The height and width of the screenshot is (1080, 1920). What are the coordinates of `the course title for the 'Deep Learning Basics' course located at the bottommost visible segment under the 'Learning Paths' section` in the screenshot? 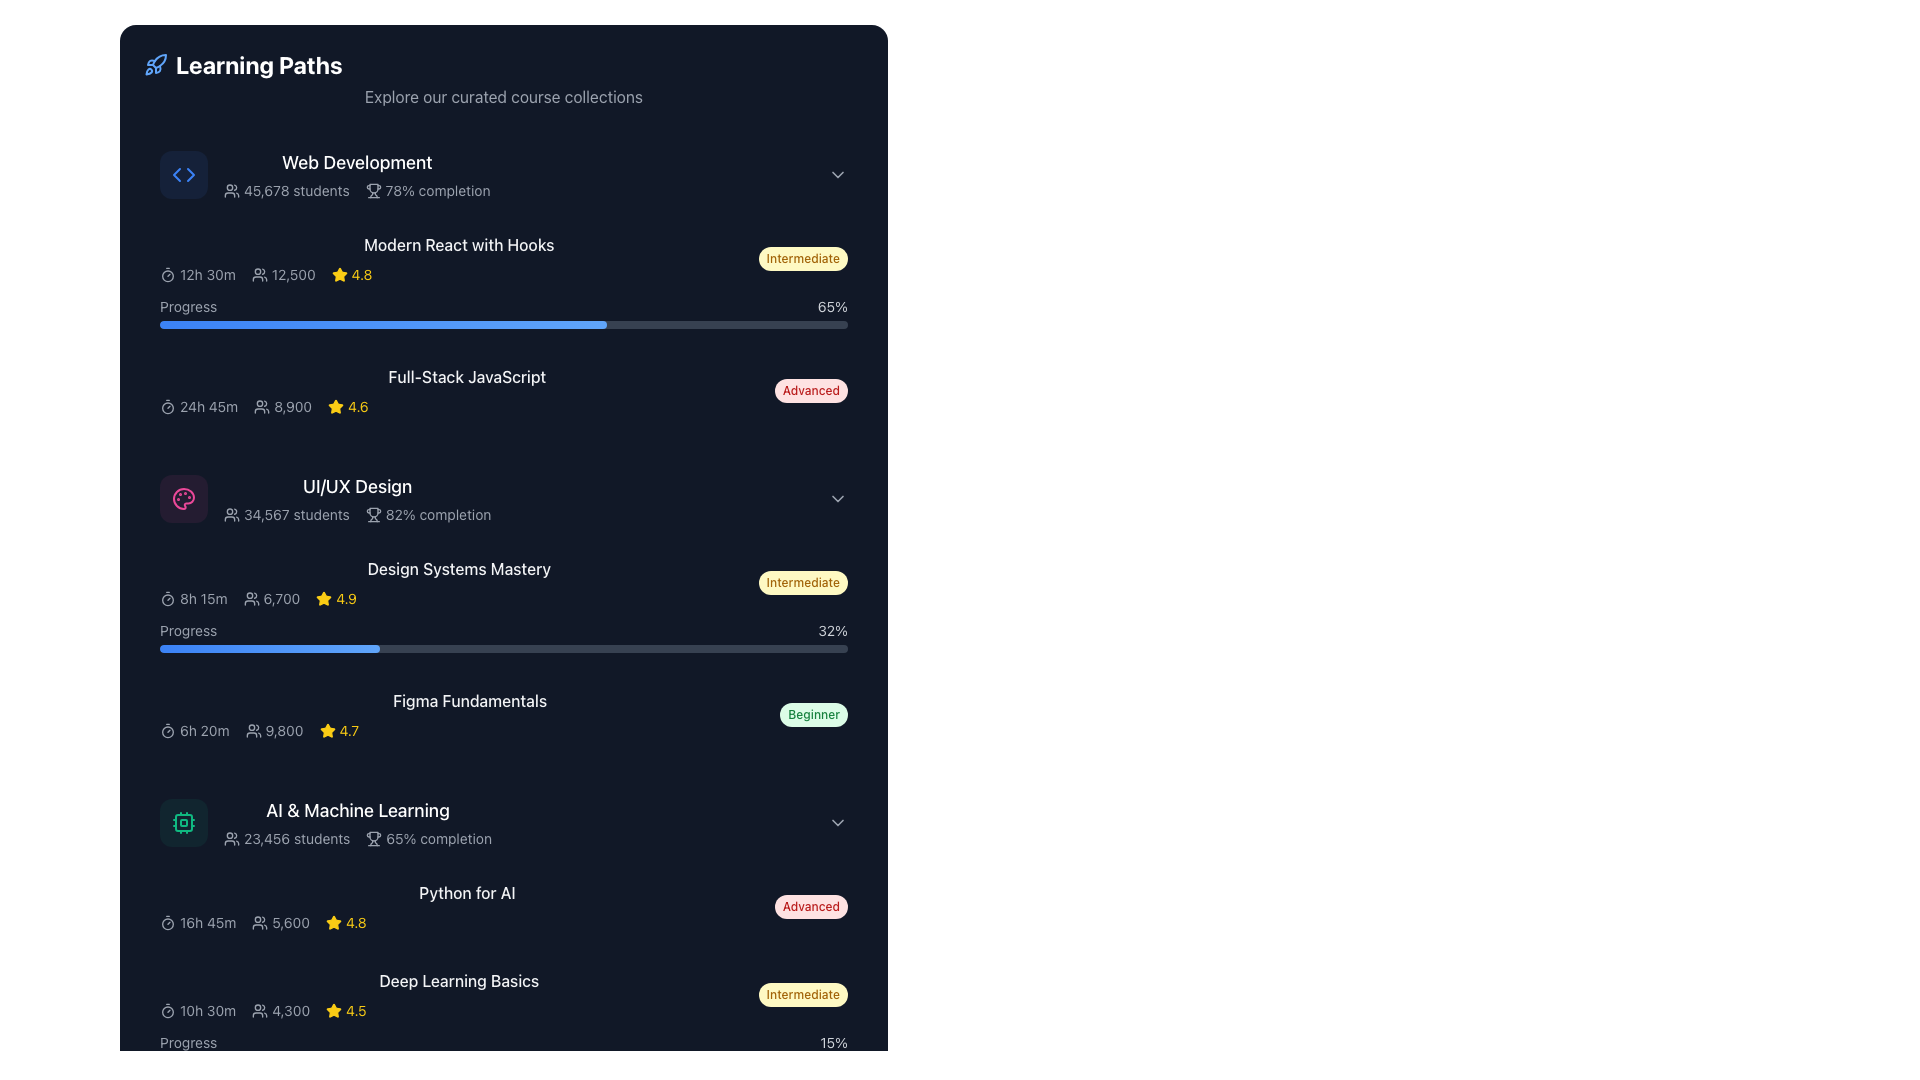 It's located at (504, 995).